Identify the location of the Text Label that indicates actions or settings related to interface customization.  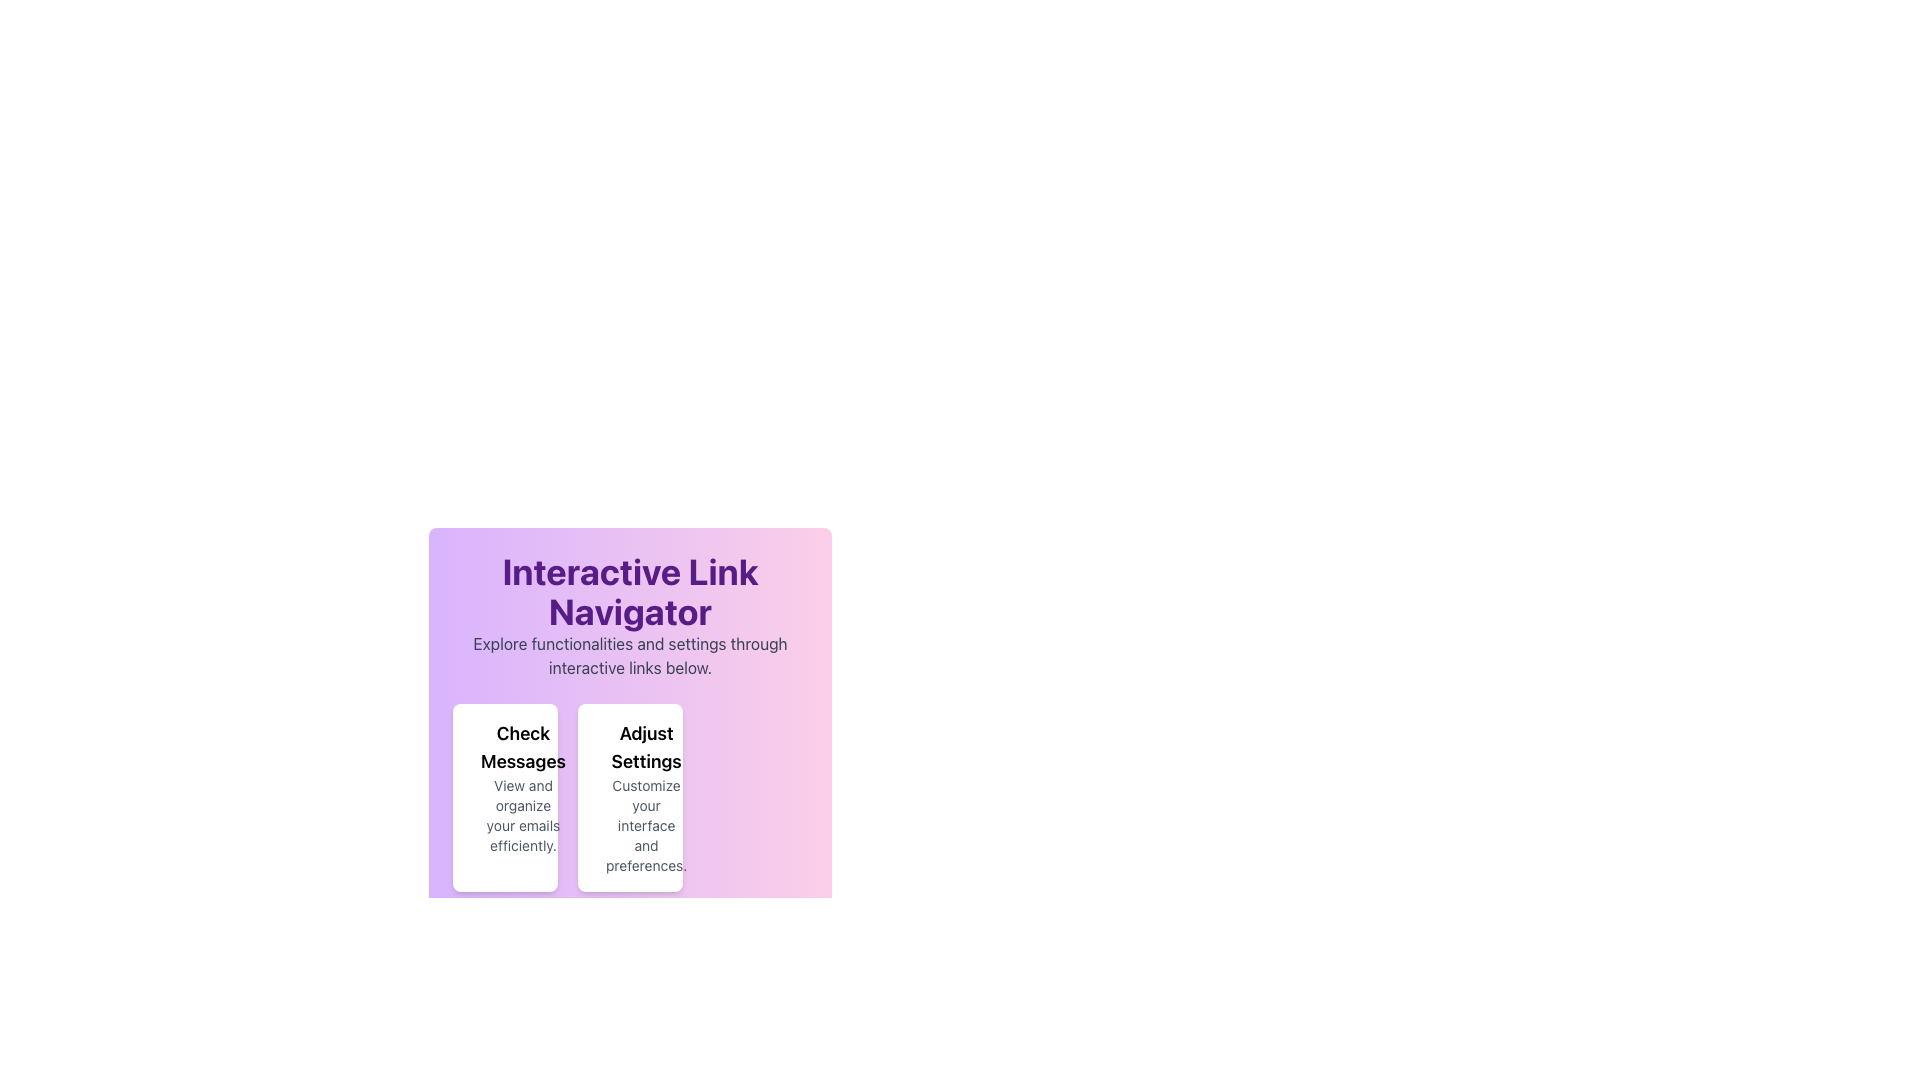
(646, 748).